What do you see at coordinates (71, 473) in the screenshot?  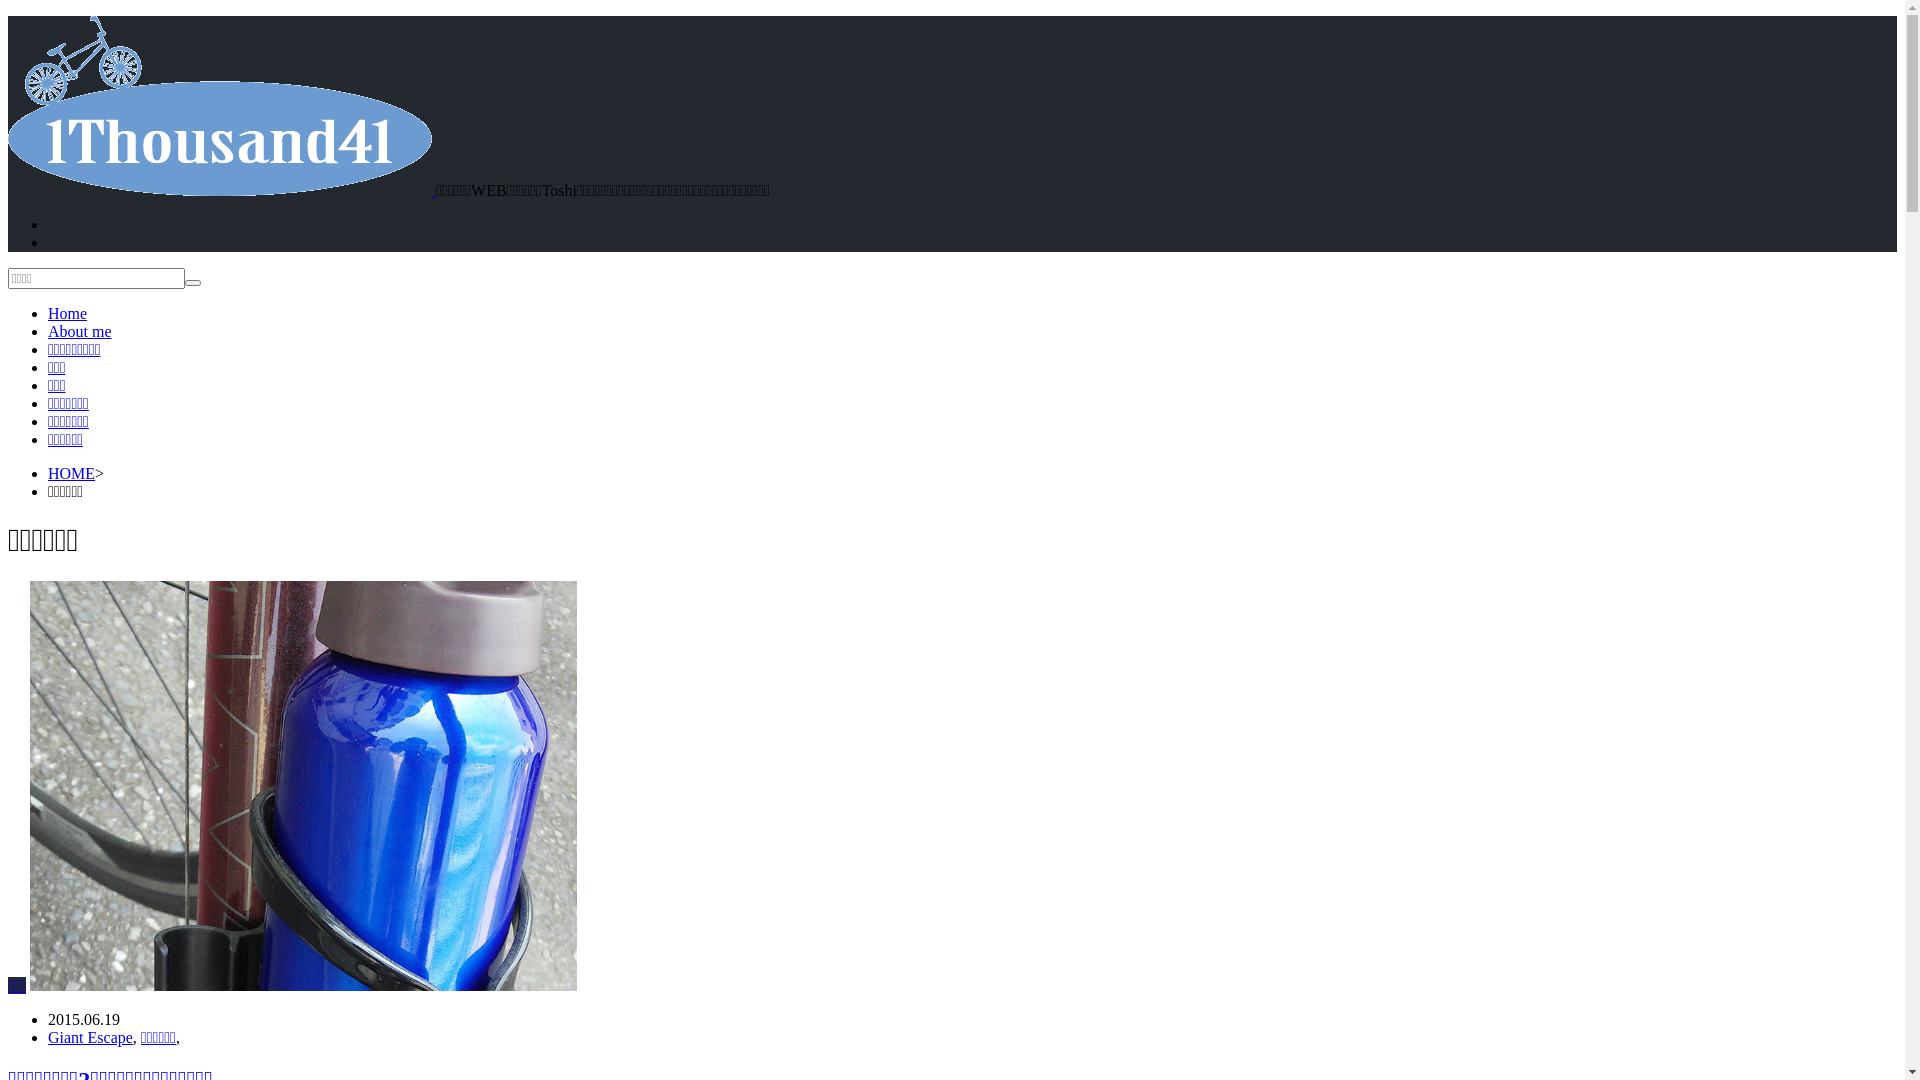 I see `'HOME'` at bounding box center [71, 473].